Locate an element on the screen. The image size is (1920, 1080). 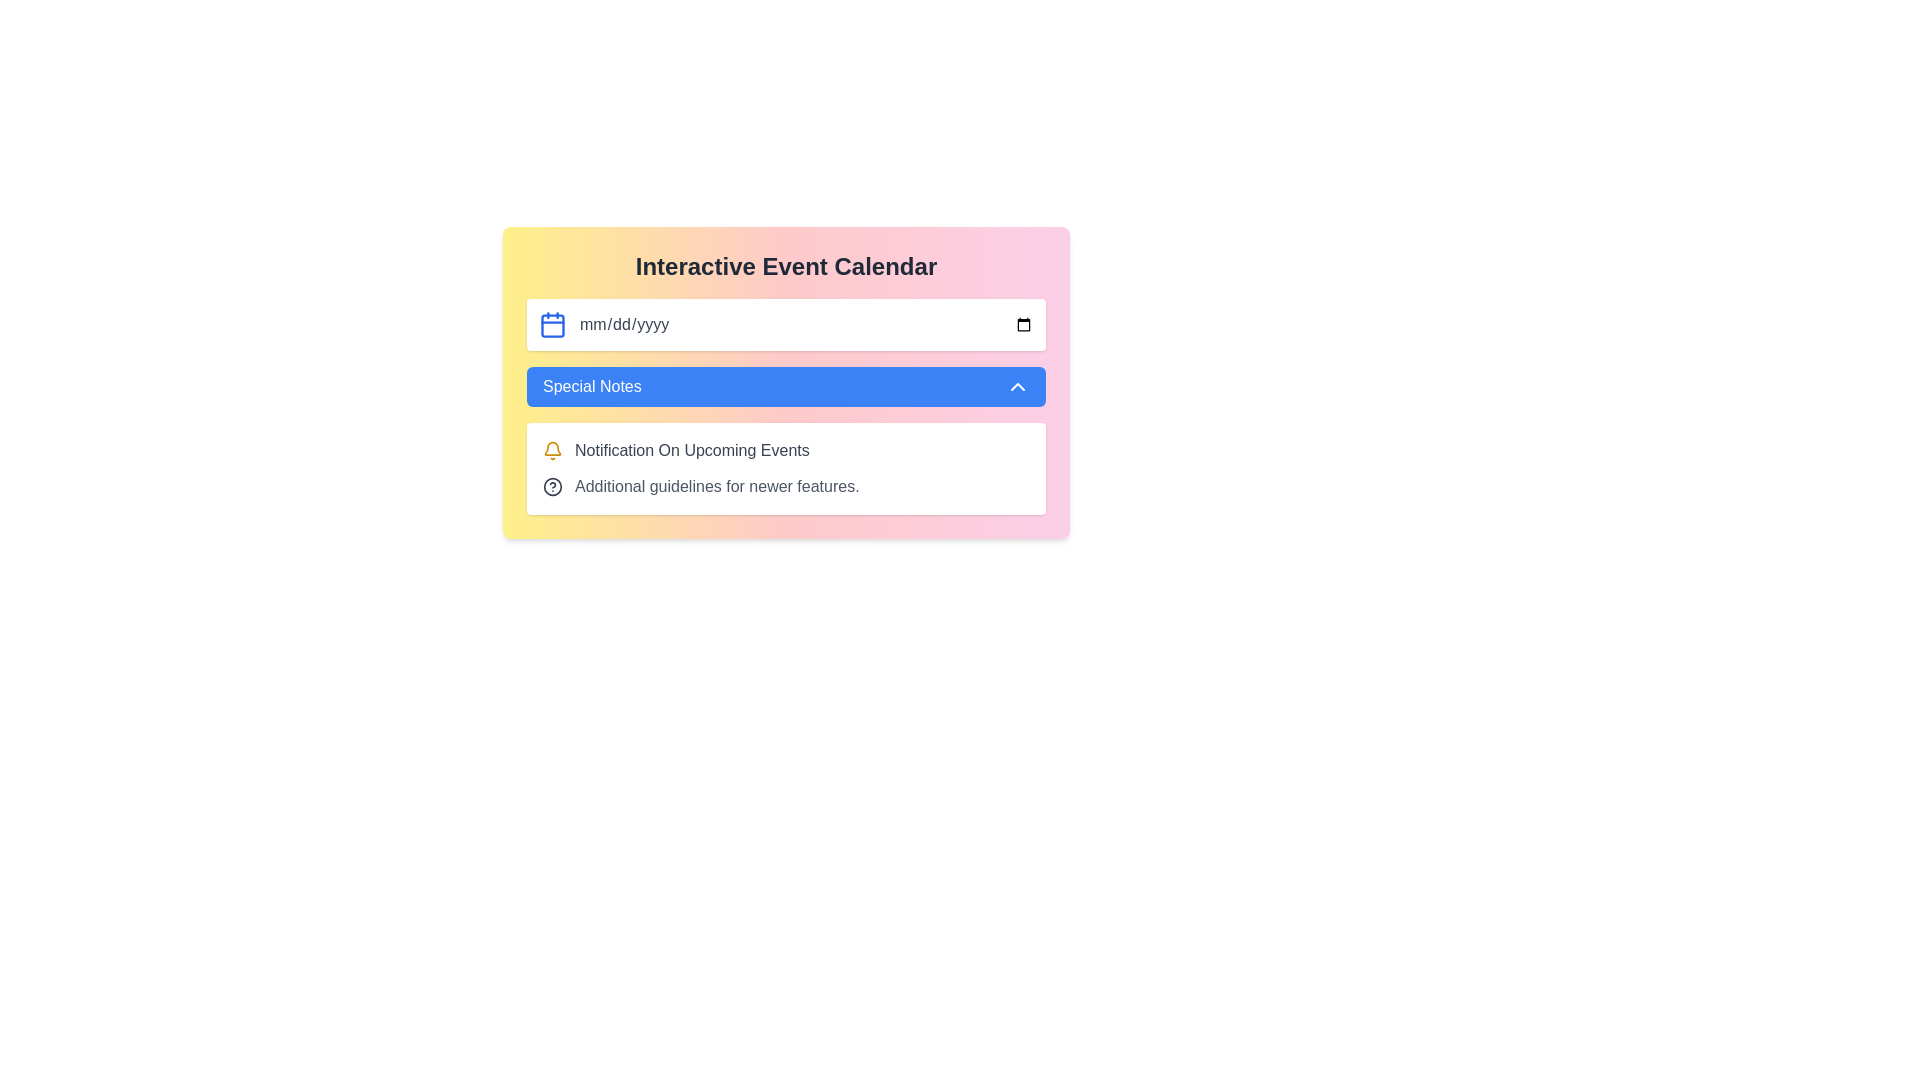
the informational/help icon located within the horizontal group at the bottom section of the interface, preceding the text 'Additional guidelines for newer features.' is located at coordinates (552, 486).